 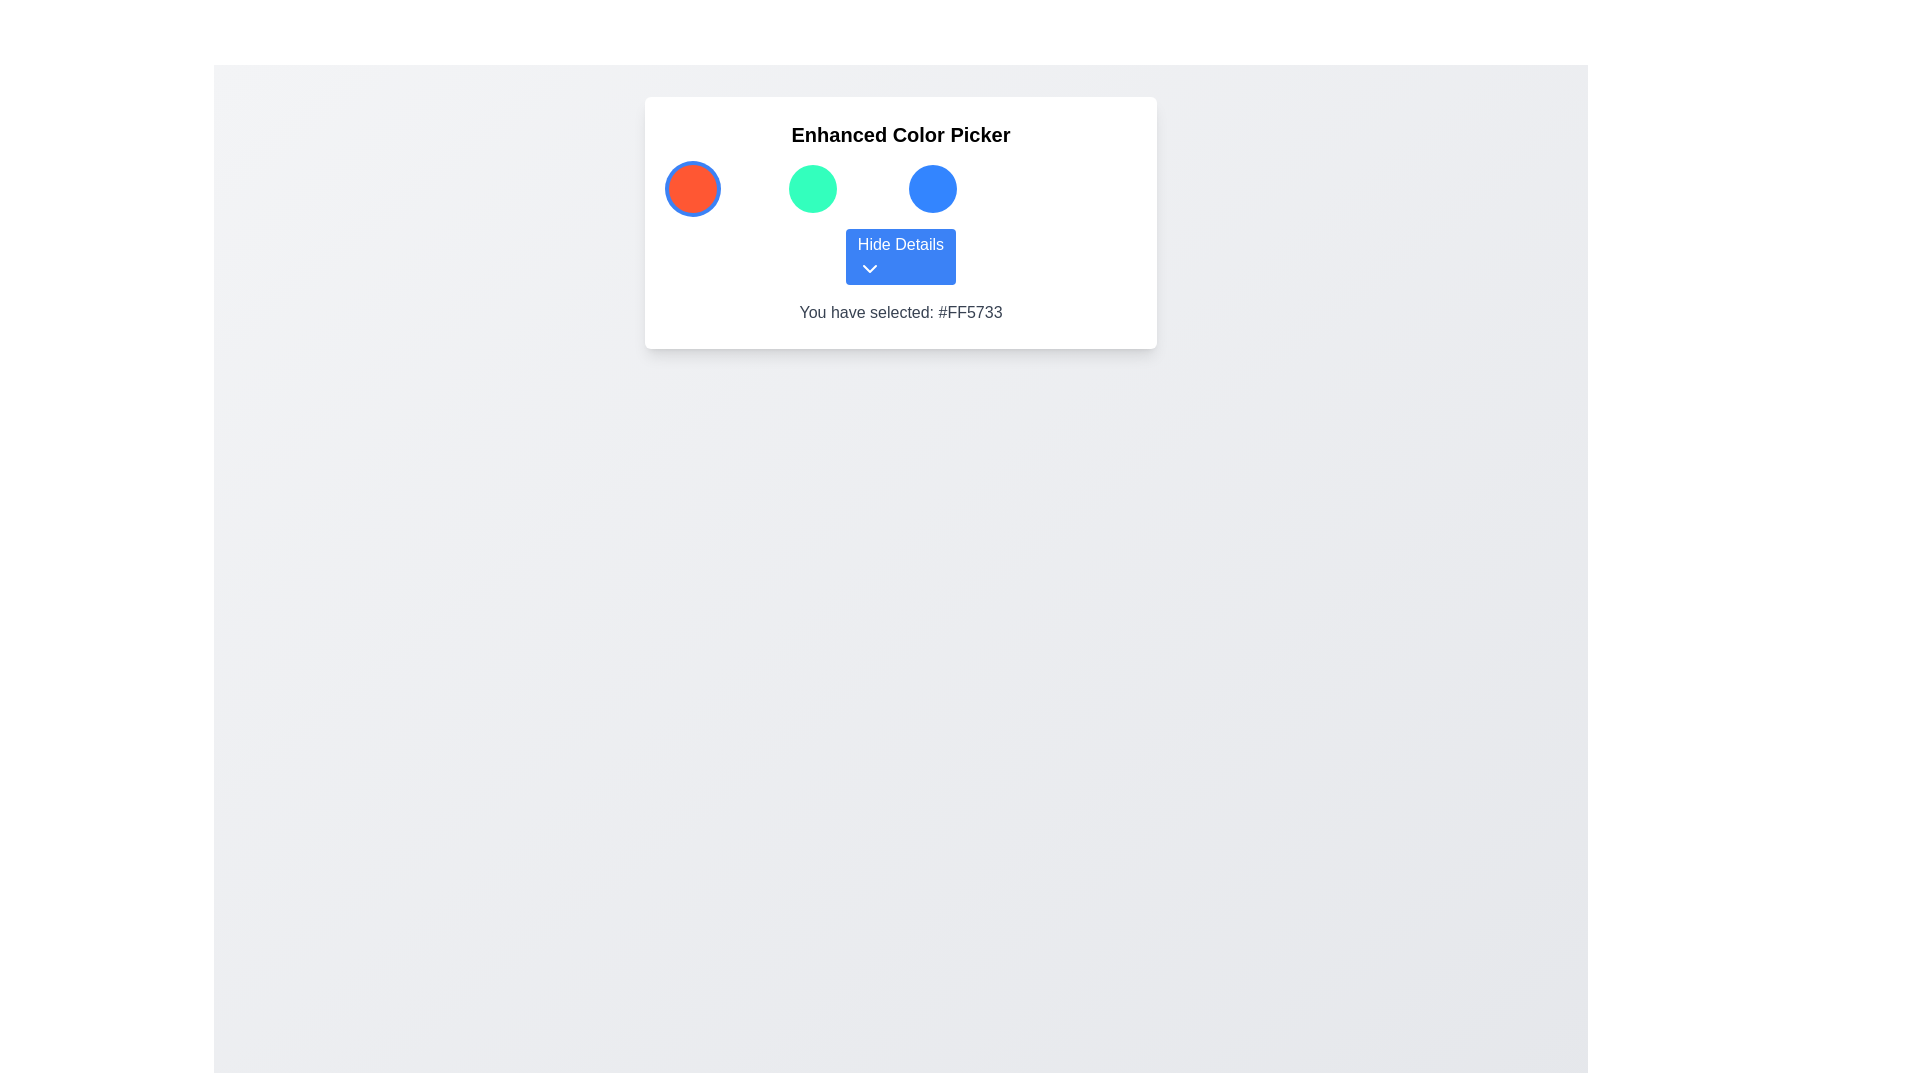 What do you see at coordinates (931, 189) in the screenshot?
I see `the color selection button, which is the third circular button in a row of four, located between a green button and an empty space` at bounding box center [931, 189].